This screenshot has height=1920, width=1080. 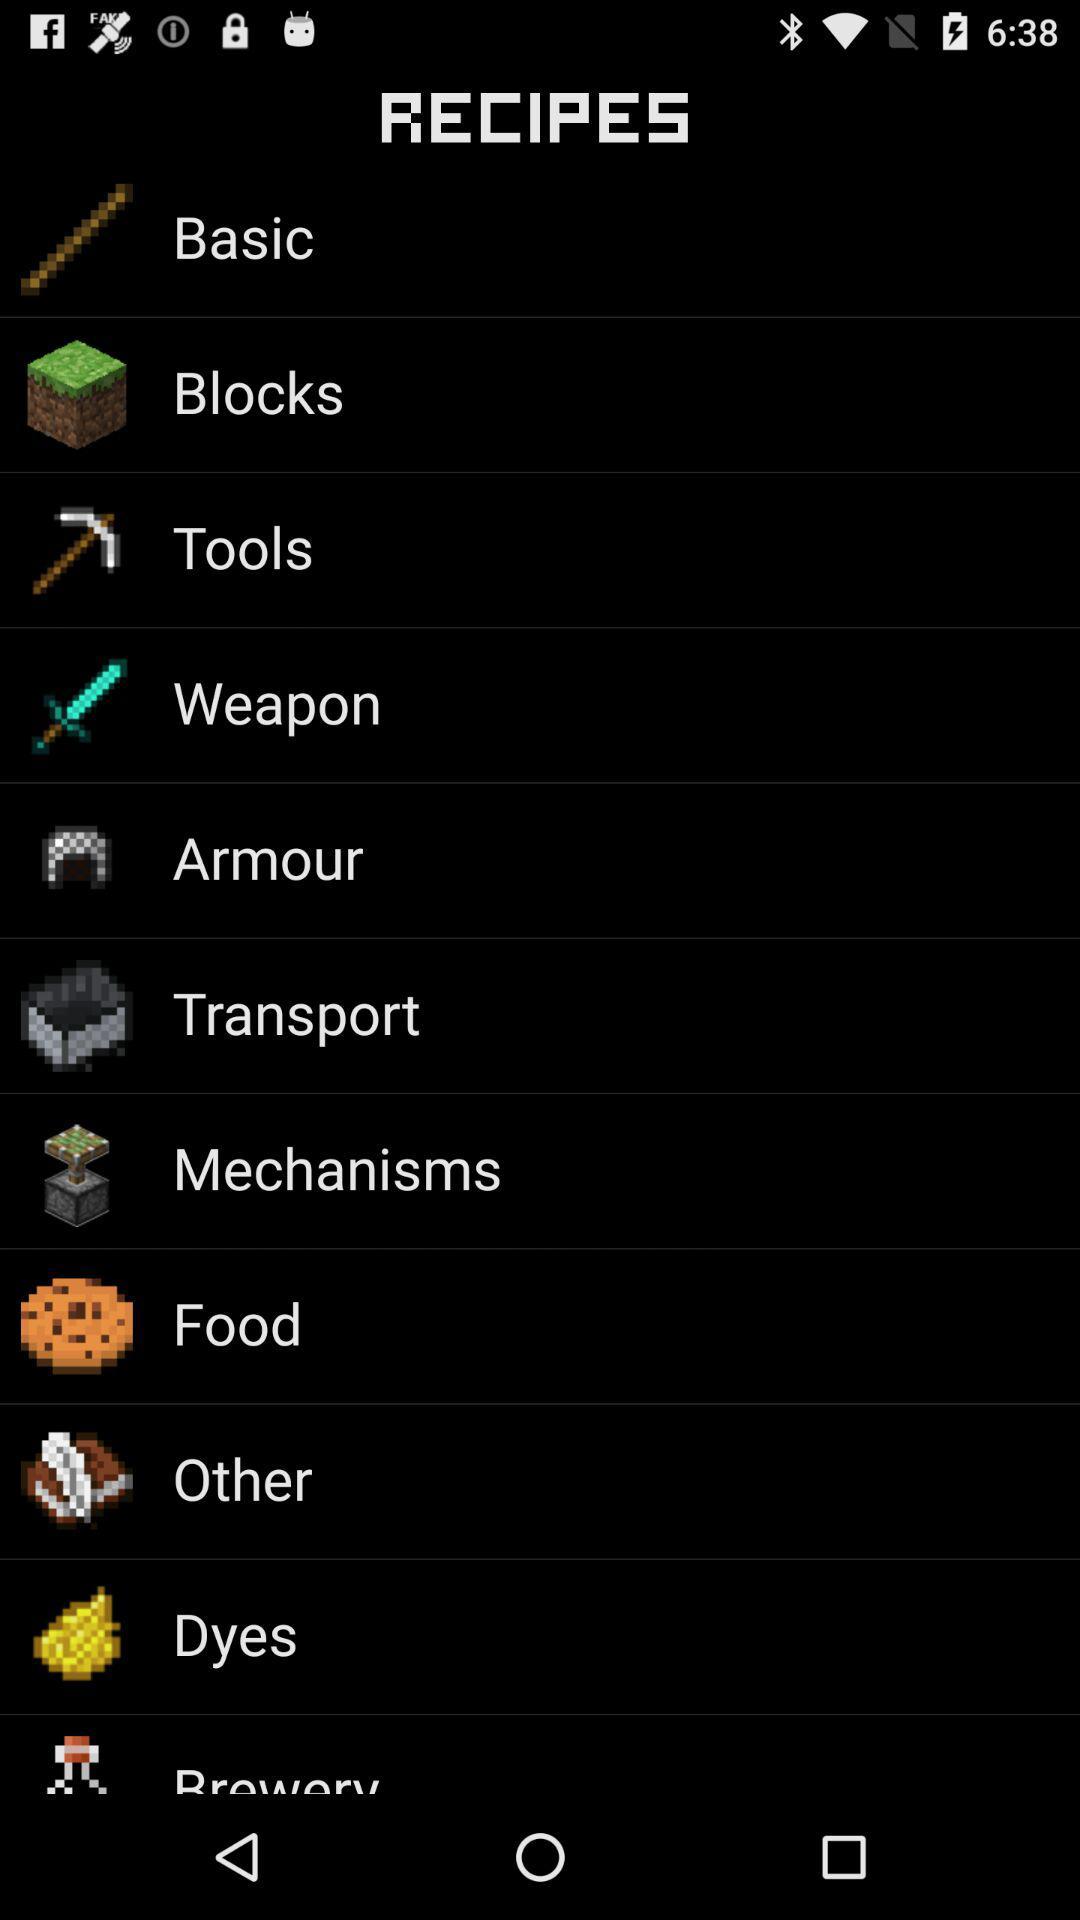 I want to click on the icon which is beside basic, so click(x=76, y=240).